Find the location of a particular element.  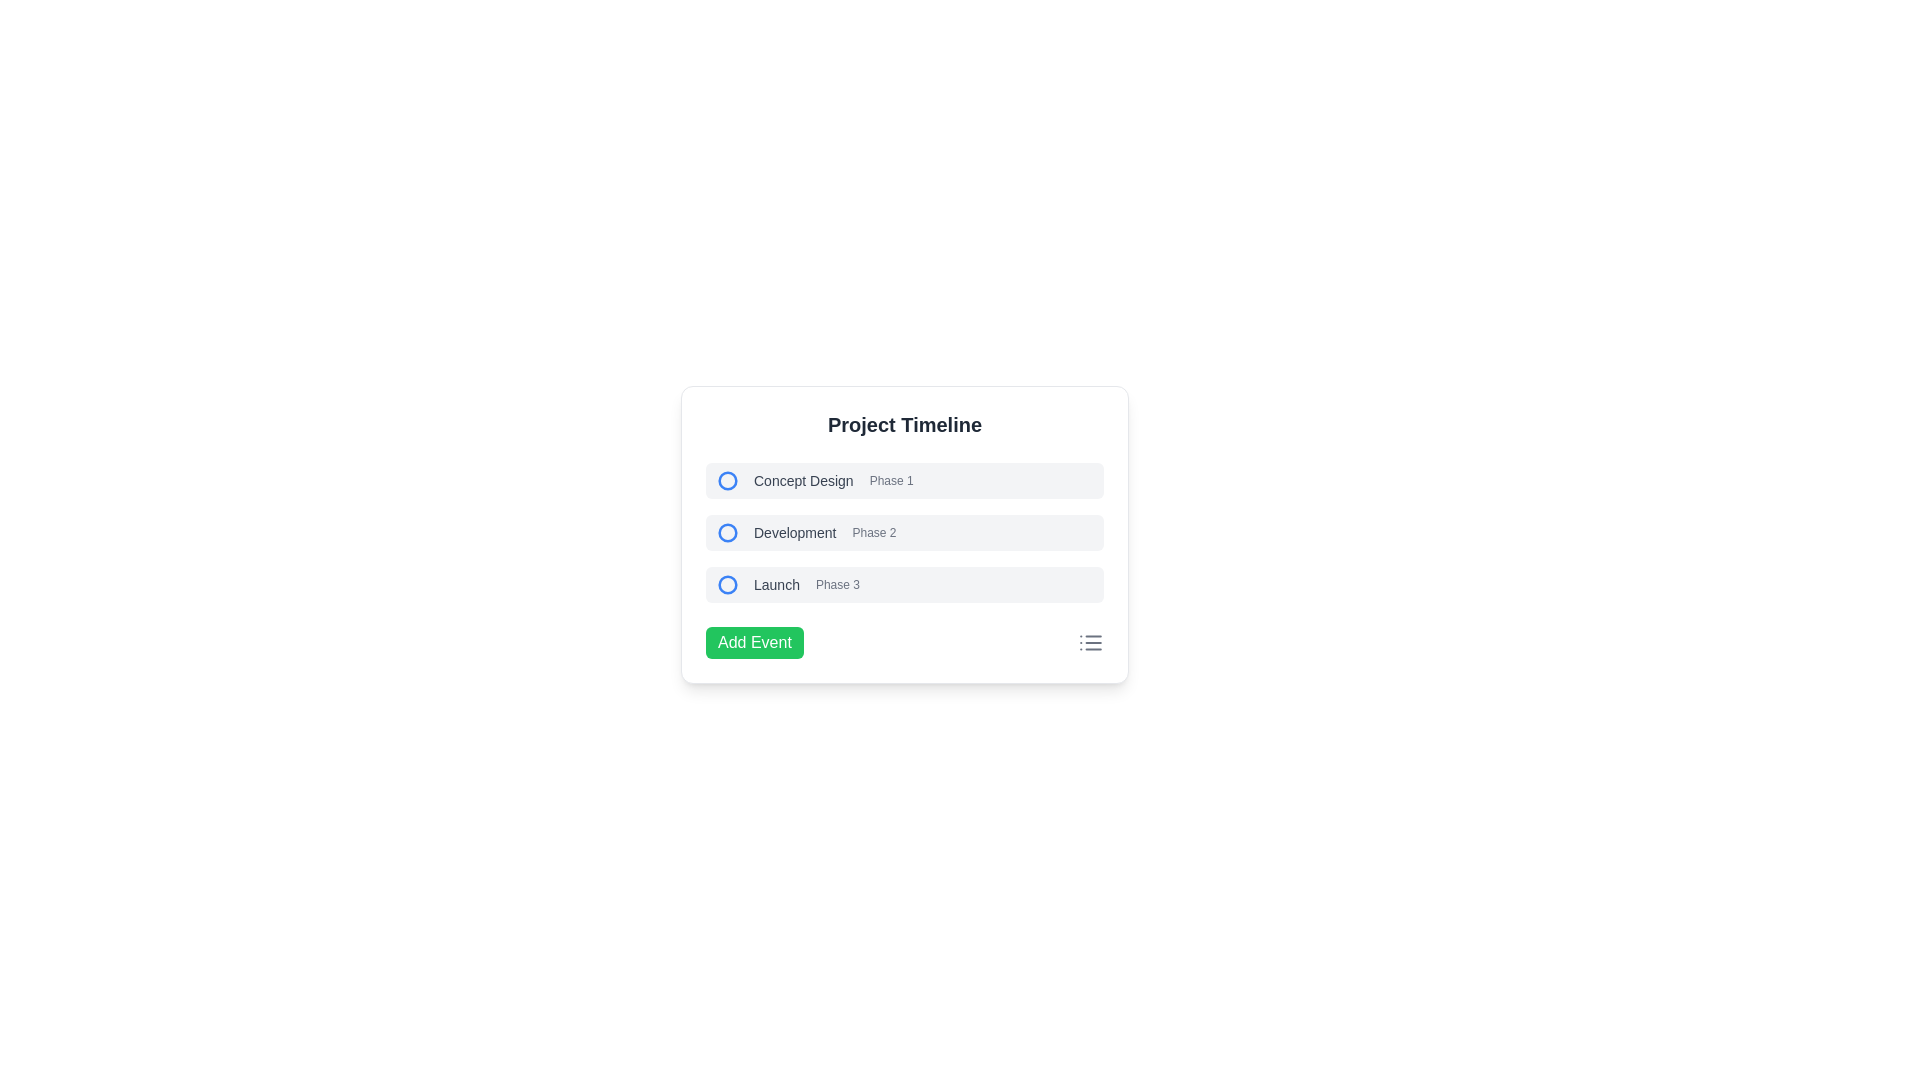

the circular visual indicator associated with the 'Development Phase 2' item in the 'Project Timeline' list is located at coordinates (727, 531).